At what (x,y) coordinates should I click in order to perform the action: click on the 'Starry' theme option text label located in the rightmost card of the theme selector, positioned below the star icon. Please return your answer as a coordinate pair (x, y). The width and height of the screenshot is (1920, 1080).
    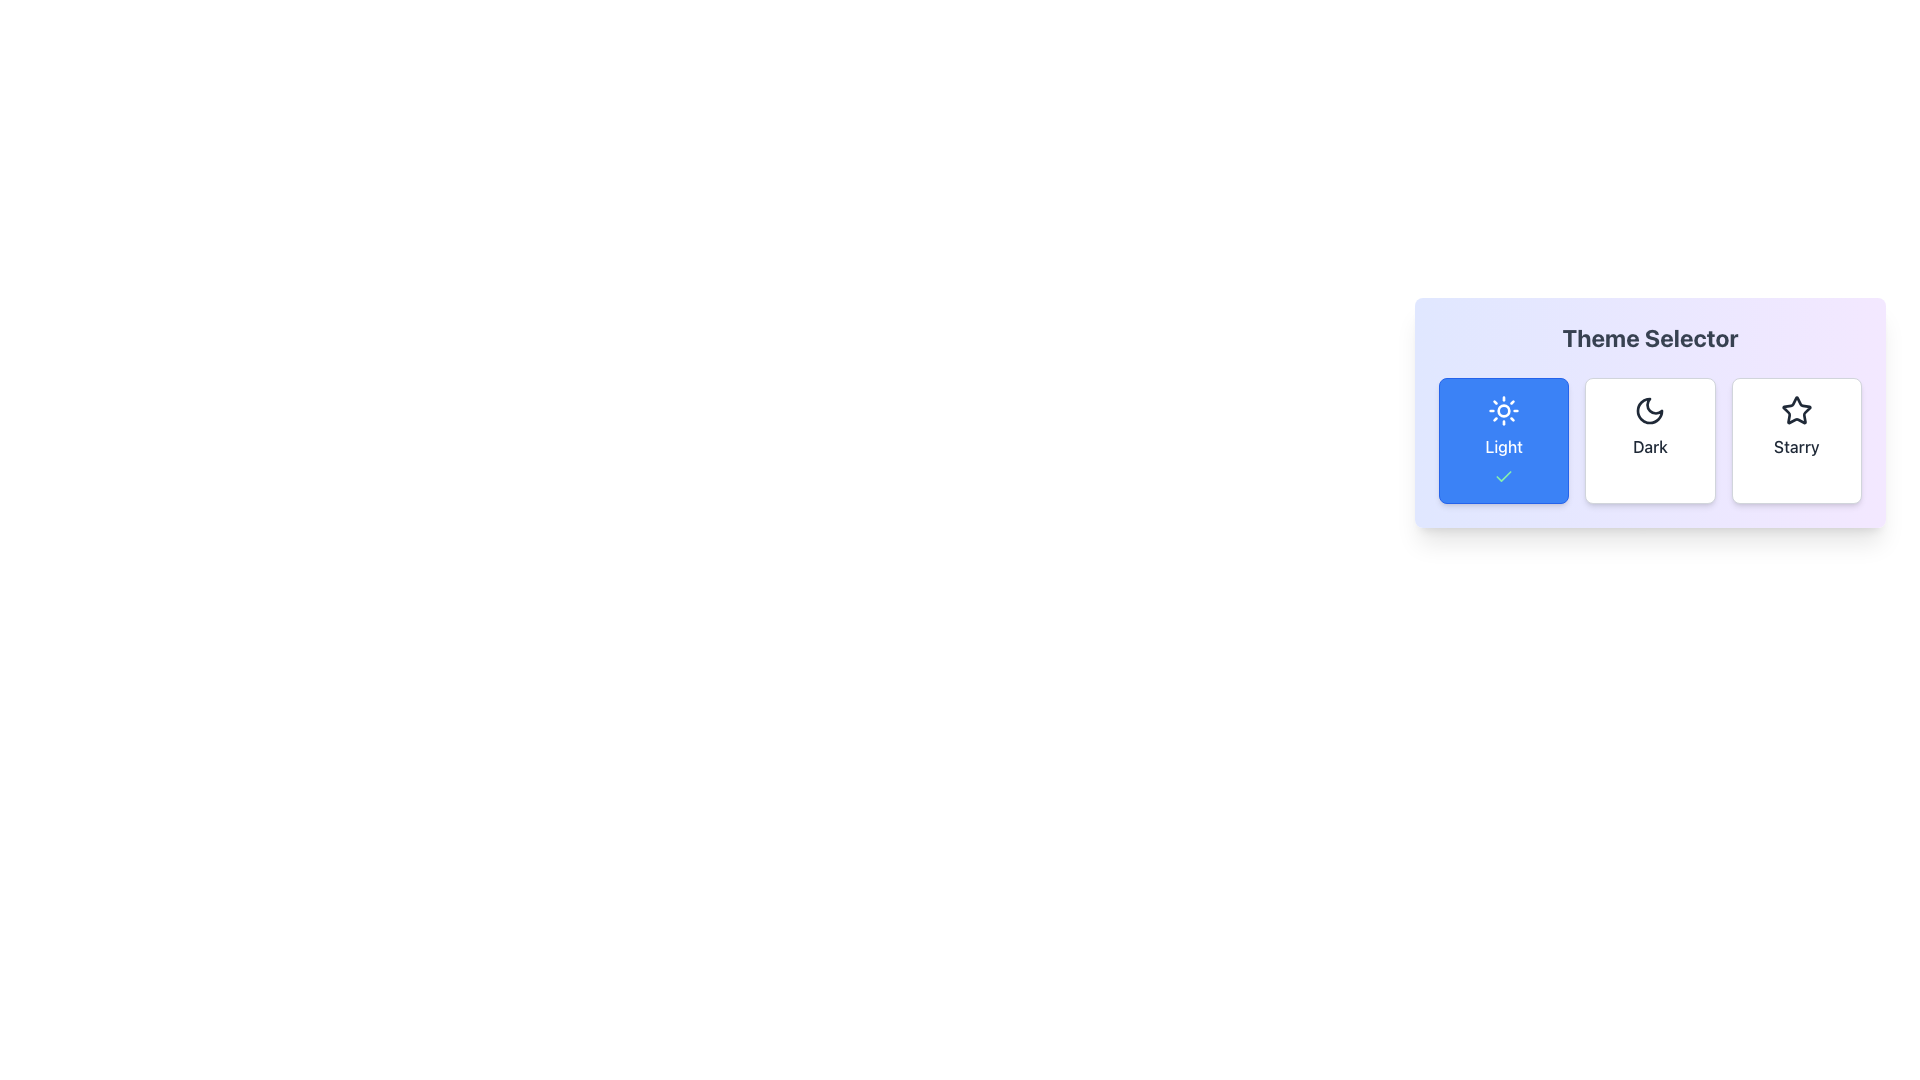
    Looking at the image, I should click on (1796, 446).